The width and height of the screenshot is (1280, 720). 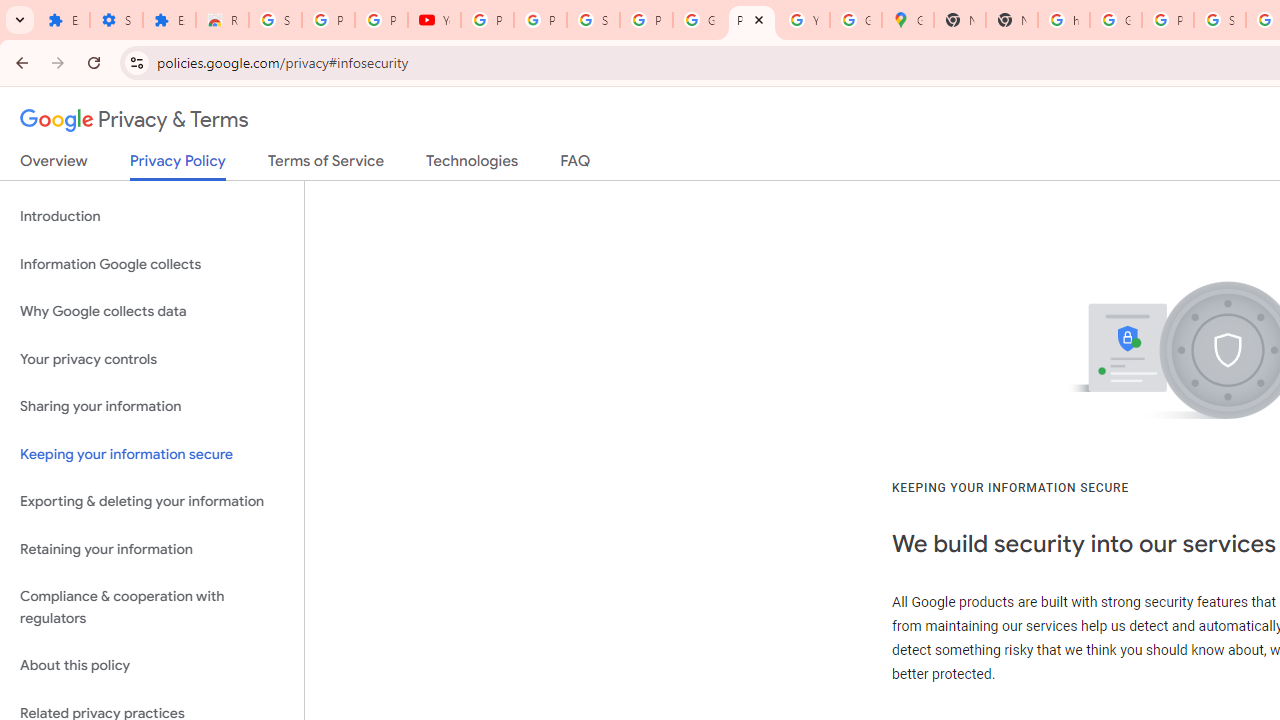 I want to click on 'New Tab', so click(x=960, y=20).